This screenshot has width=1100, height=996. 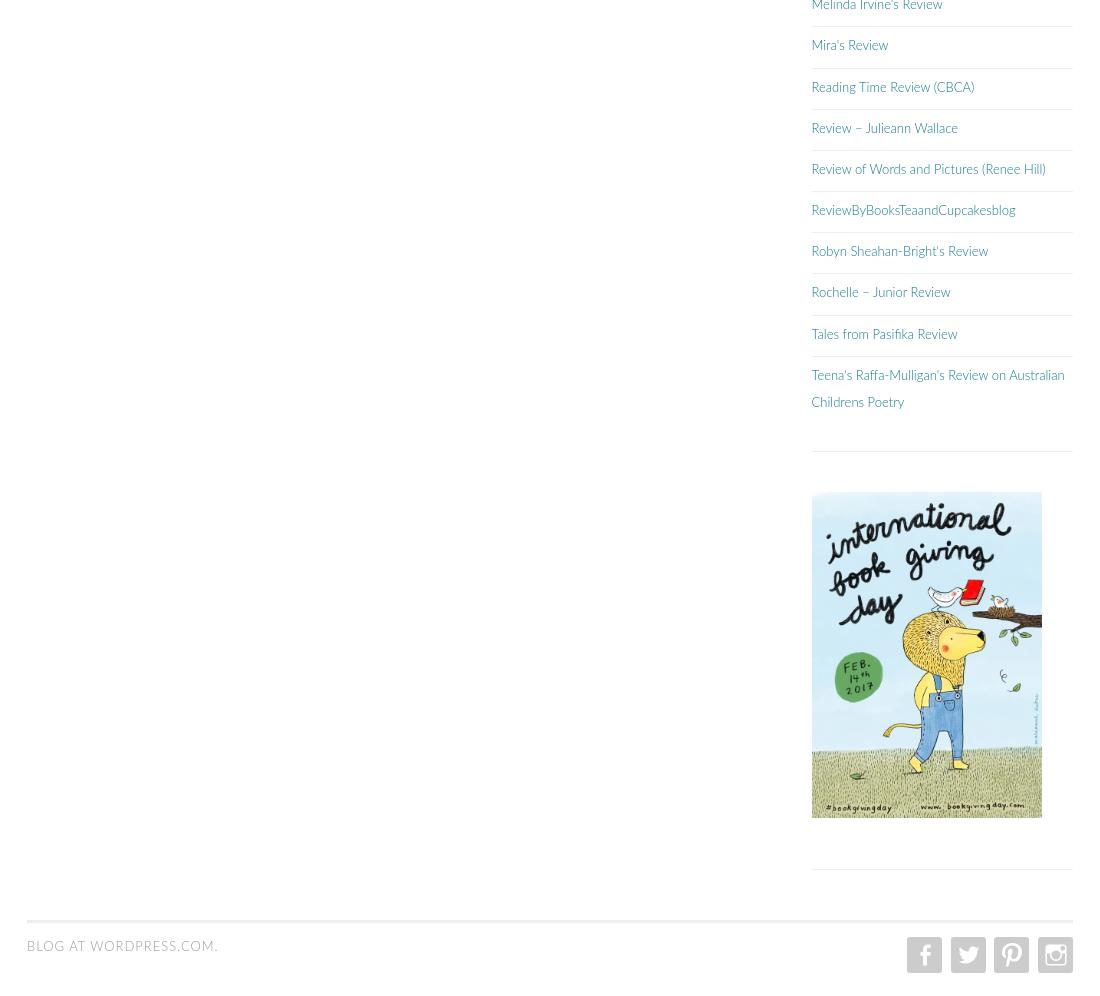 I want to click on 'Tales from Pasifika Review', so click(x=882, y=334).